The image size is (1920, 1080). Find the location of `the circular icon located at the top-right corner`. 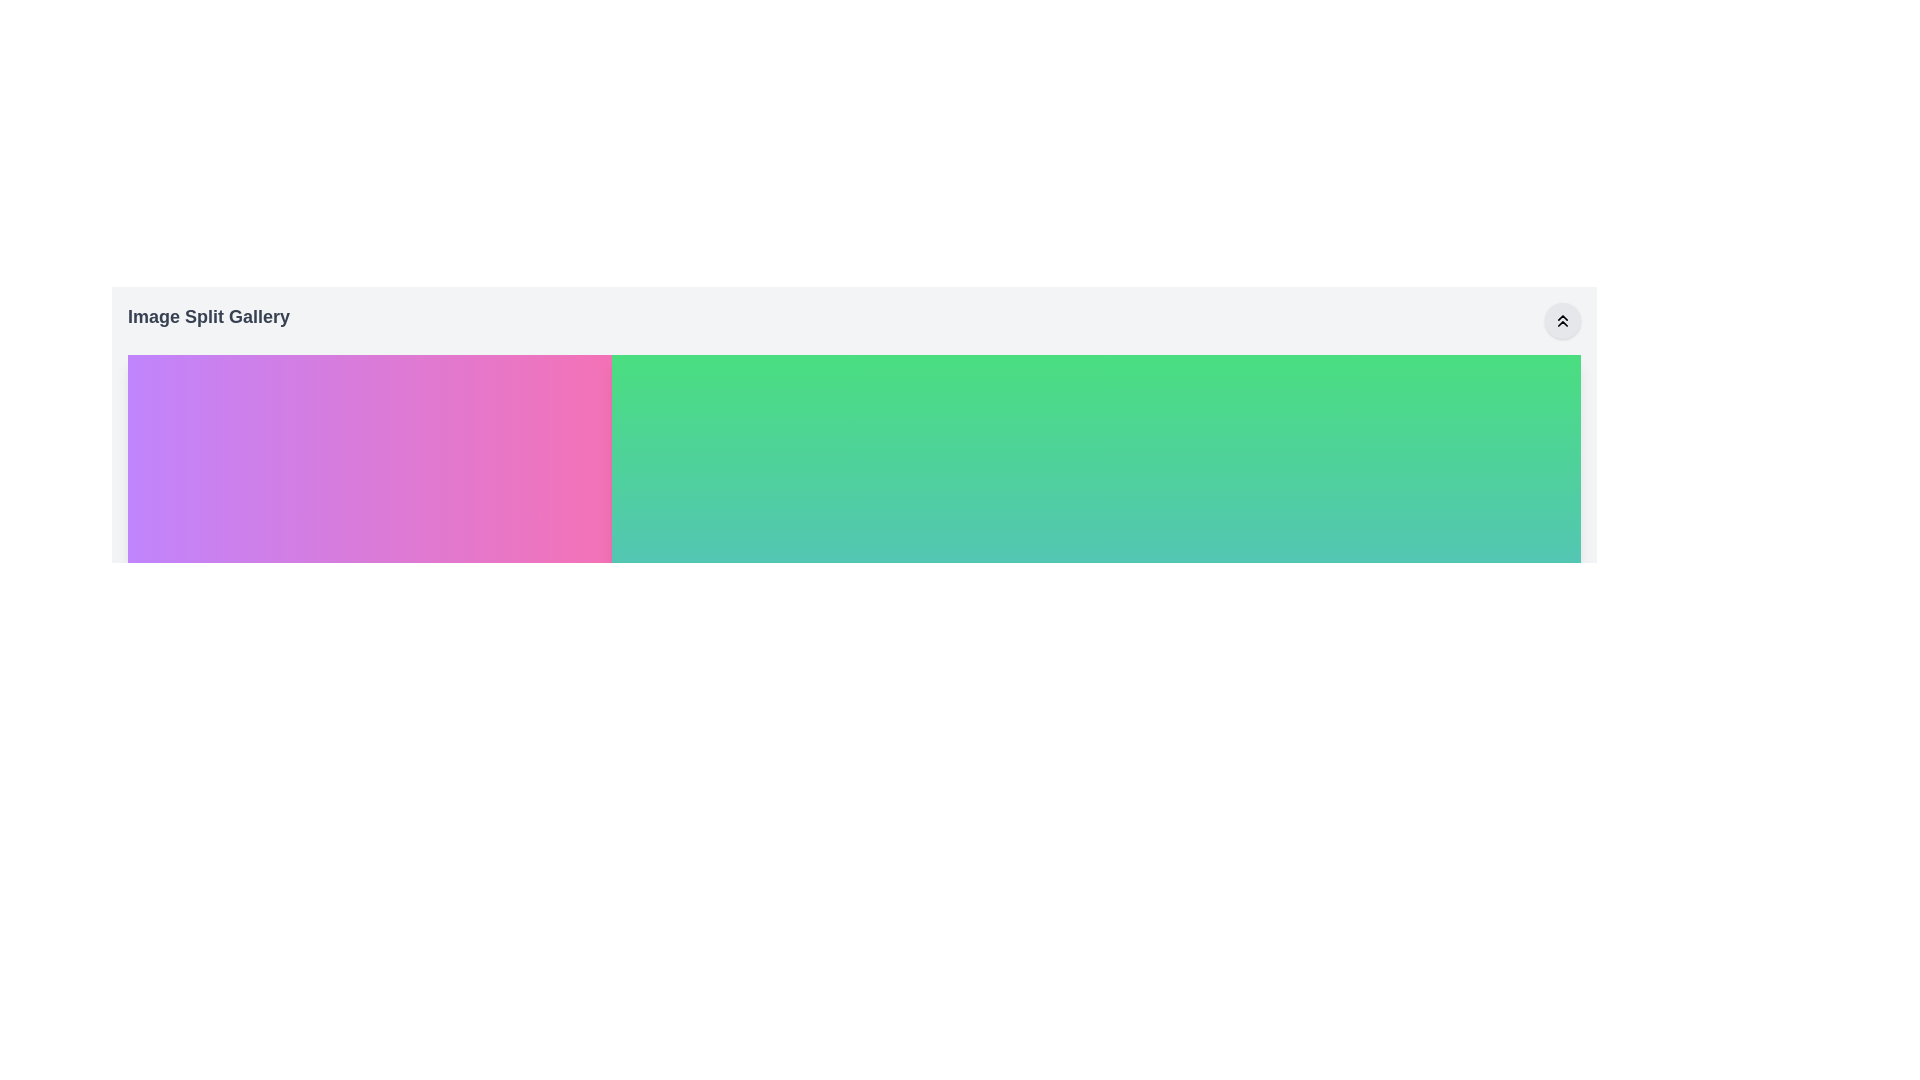

the circular icon located at the top-right corner is located at coordinates (1562, 319).